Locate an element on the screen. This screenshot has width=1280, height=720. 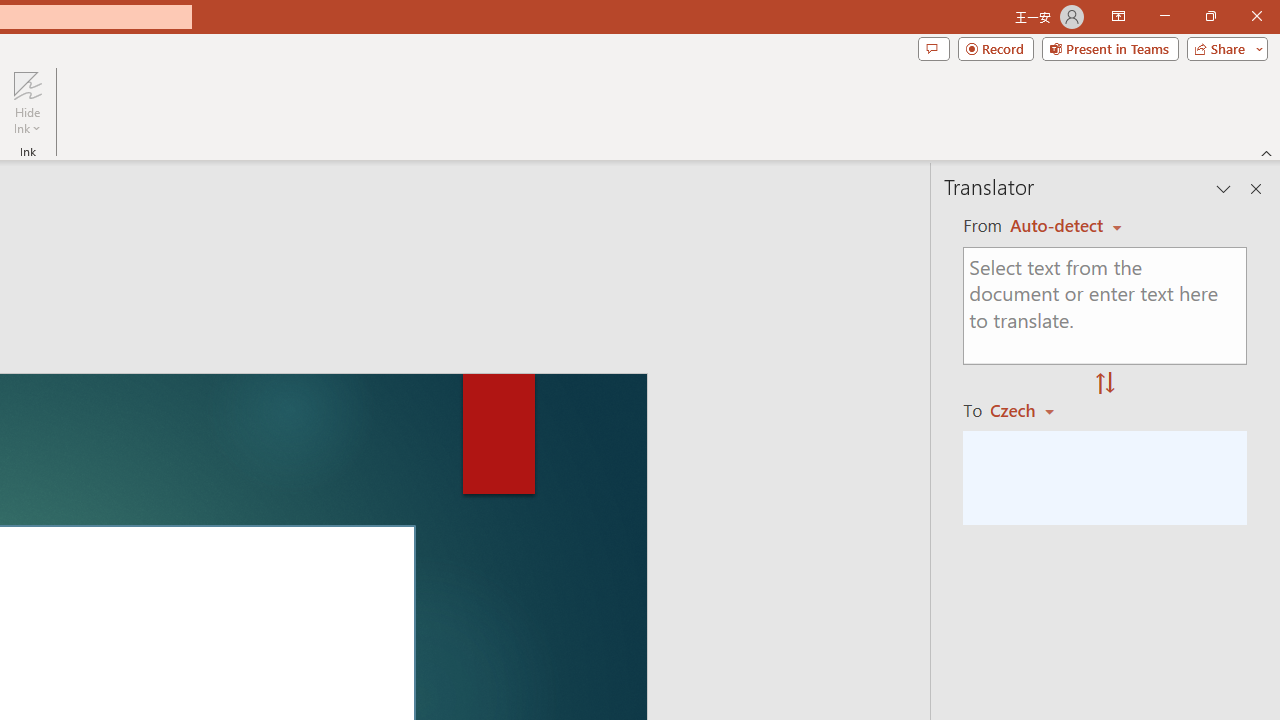
'Minimize' is located at coordinates (1164, 16).